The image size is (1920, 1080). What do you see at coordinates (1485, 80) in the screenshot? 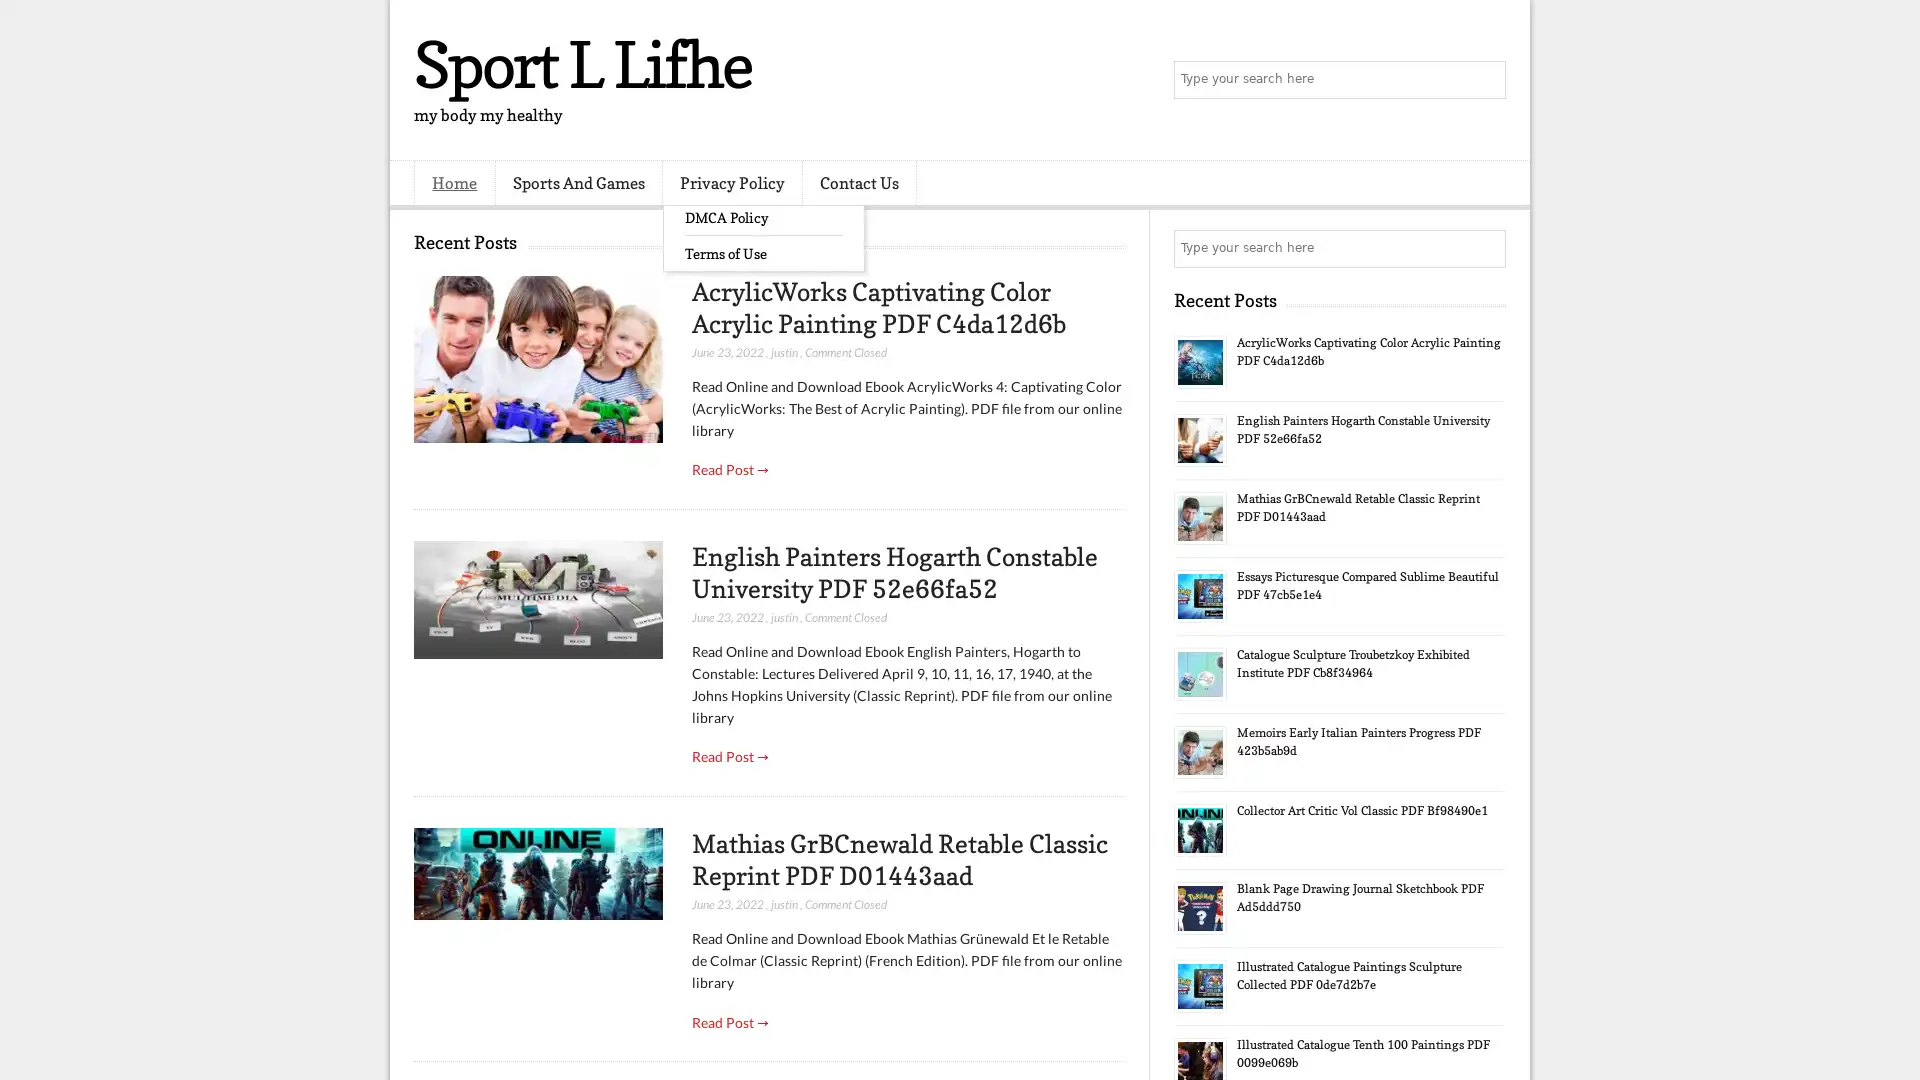
I see `Search` at bounding box center [1485, 80].